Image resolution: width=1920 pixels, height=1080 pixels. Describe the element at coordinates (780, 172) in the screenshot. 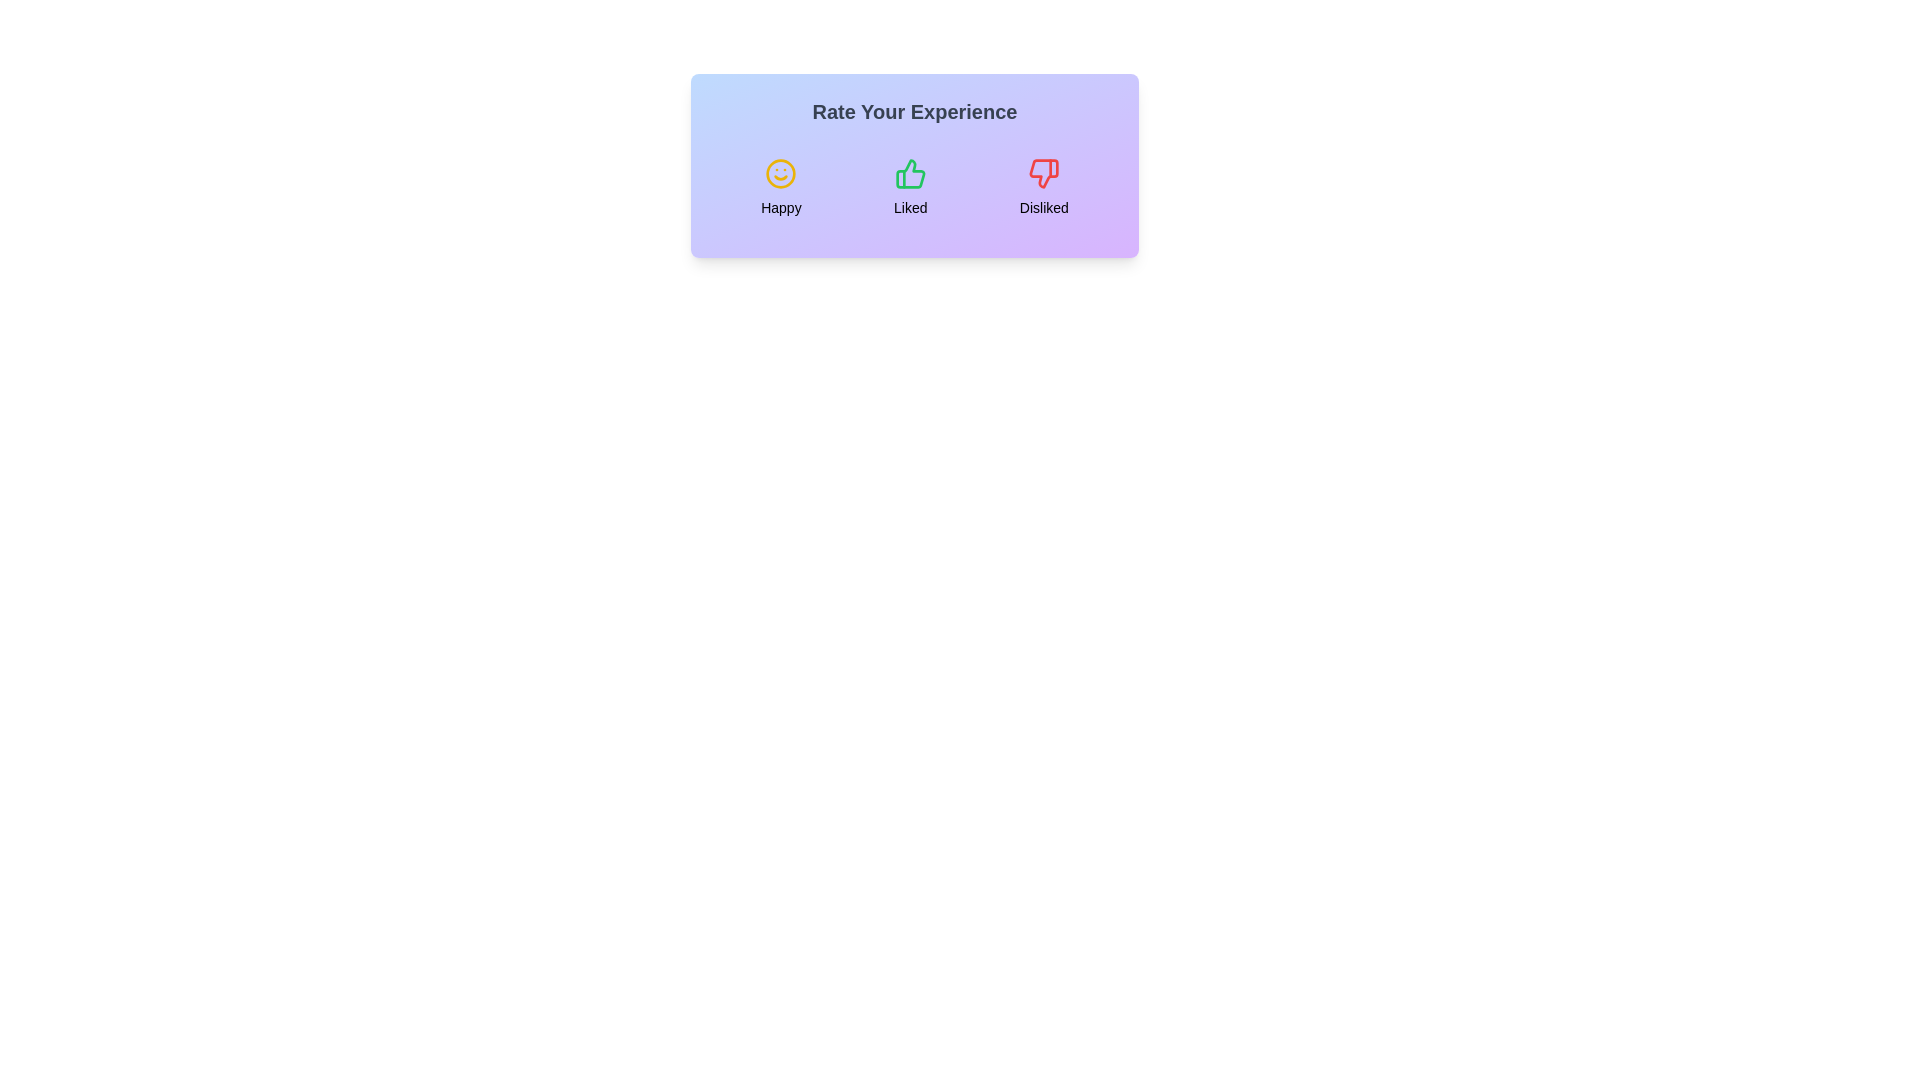

I see `the yellow circular decorative icon resembling a smiling face located in the leftmost column under the heading 'Rate Your Experience', positioned directly above the caption 'Happy'` at that location.